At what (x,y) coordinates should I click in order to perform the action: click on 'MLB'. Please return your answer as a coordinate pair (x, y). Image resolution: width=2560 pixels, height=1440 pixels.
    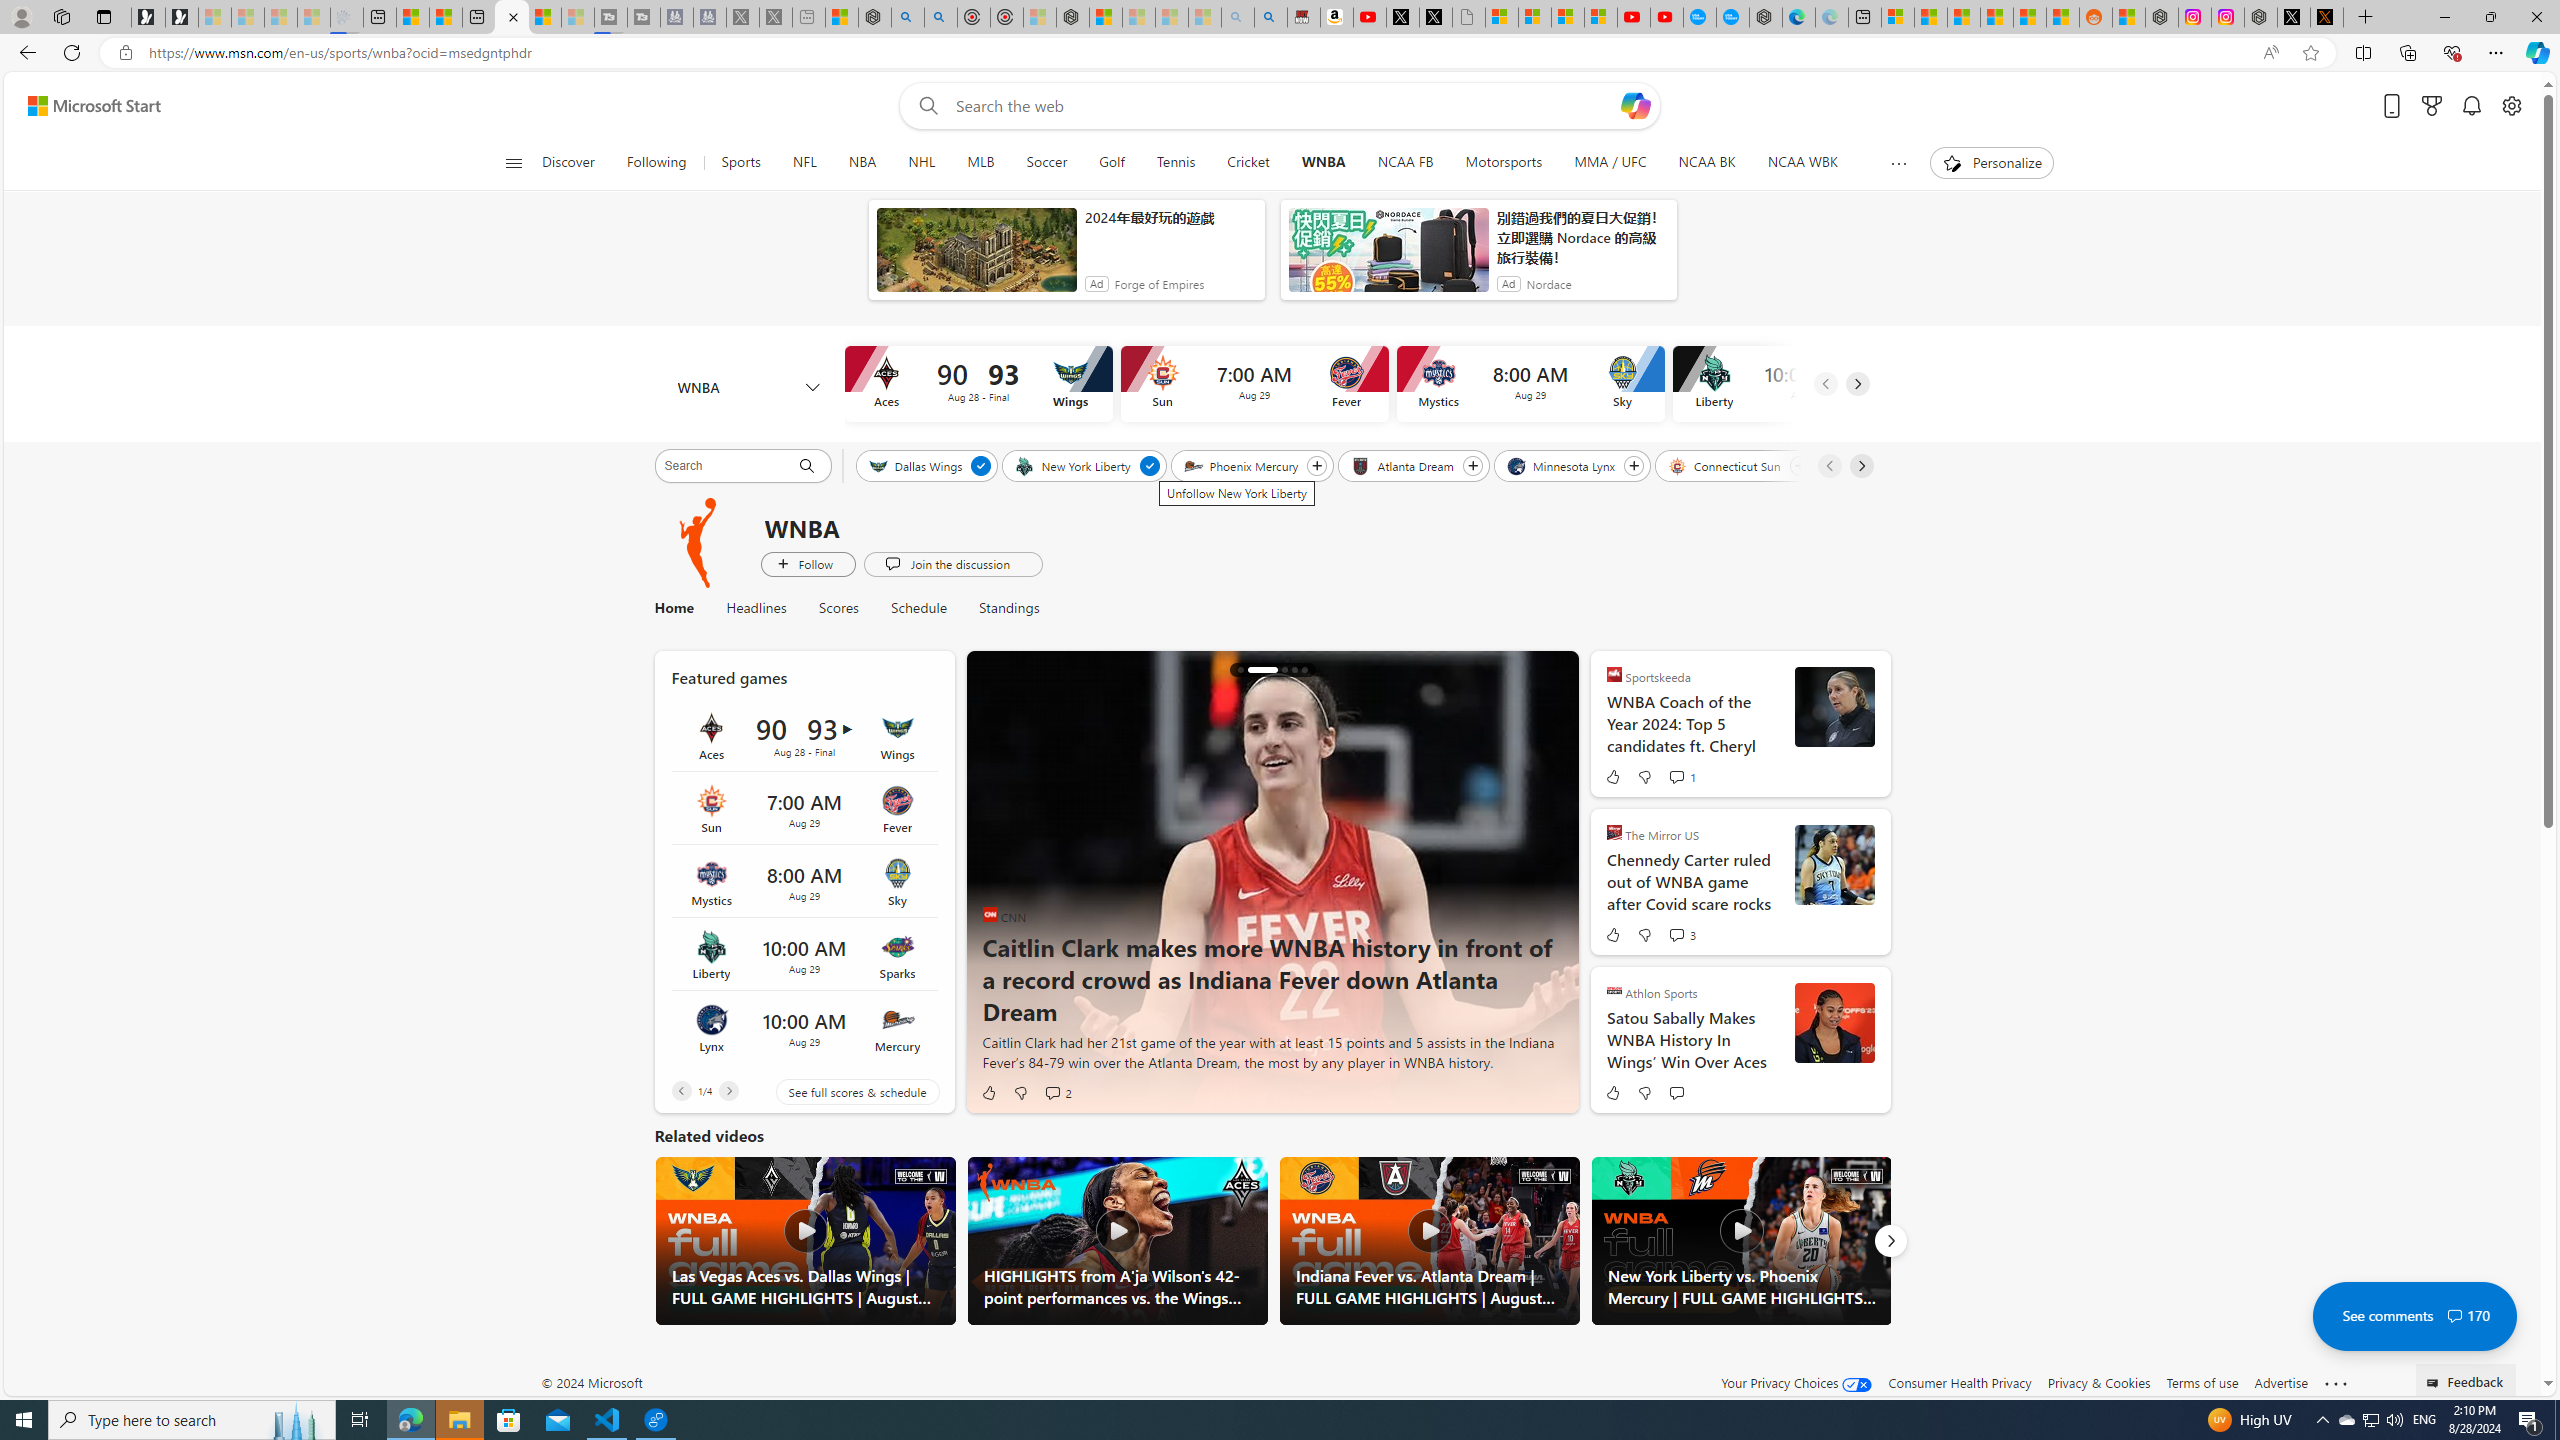
    Looking at the image, I should click on (979, 162).